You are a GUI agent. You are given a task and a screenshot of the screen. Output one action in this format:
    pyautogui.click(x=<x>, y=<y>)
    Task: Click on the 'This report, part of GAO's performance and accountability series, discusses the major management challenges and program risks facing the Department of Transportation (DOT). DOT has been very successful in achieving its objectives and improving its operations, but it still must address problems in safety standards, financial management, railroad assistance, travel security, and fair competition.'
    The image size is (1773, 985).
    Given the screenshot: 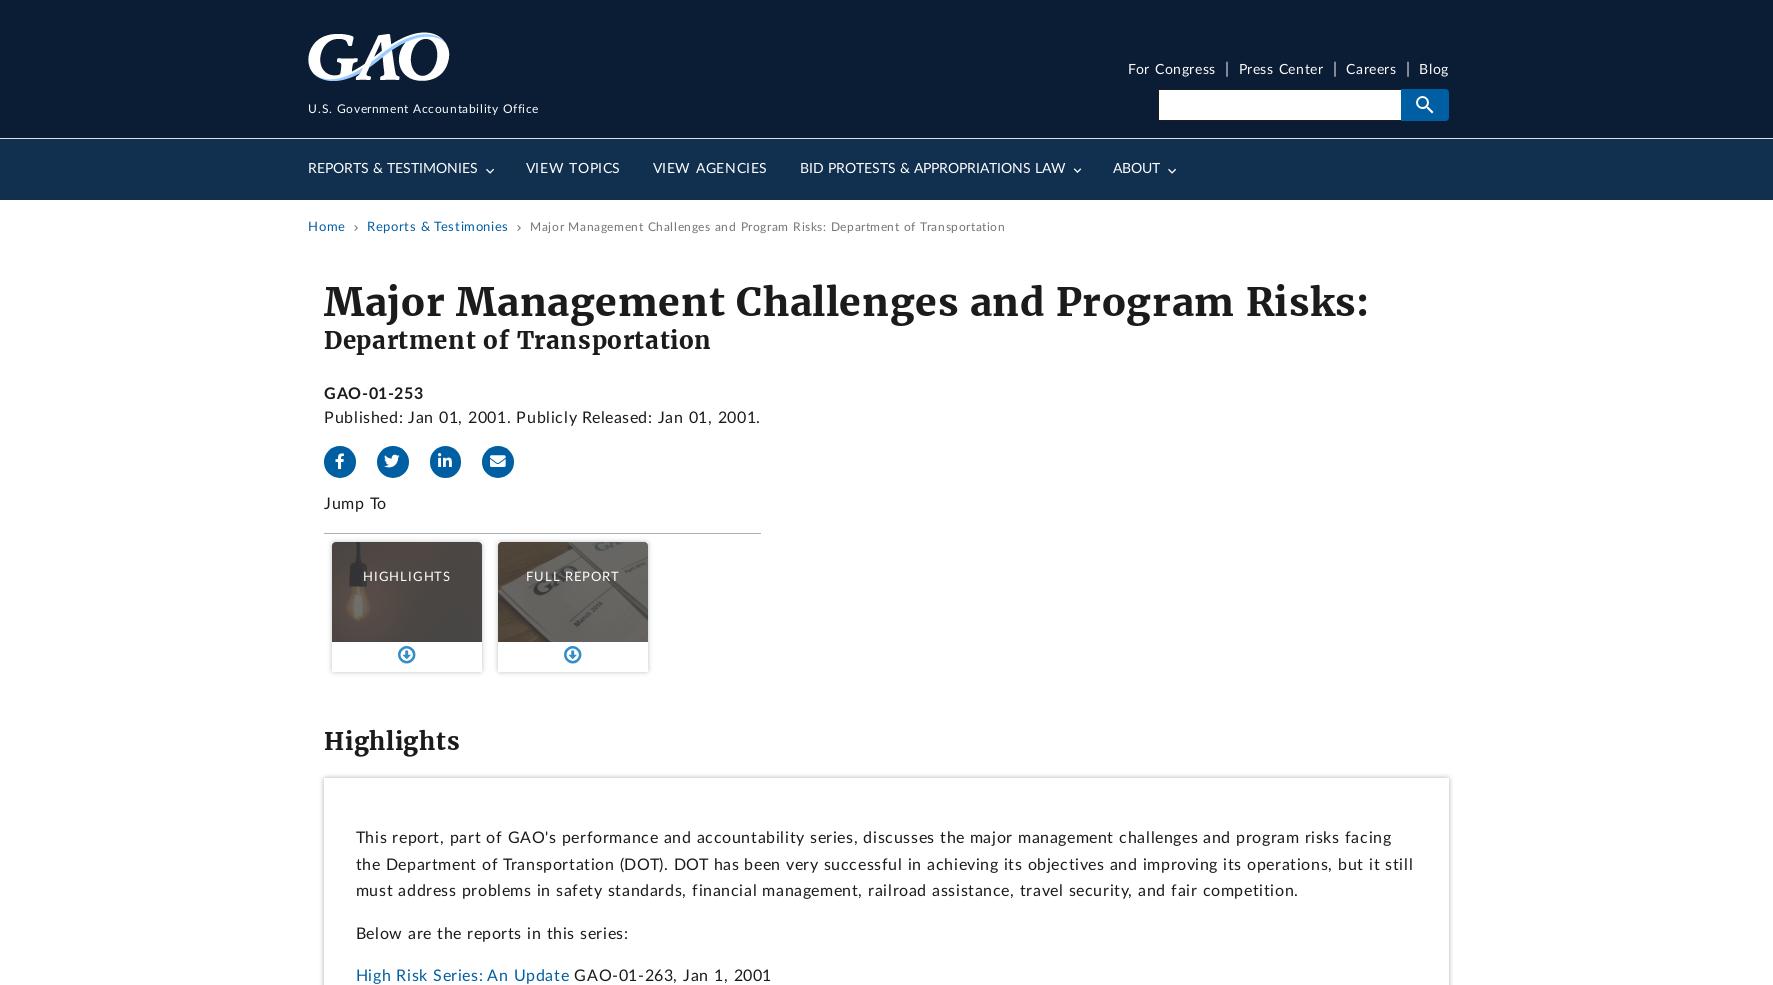 What is the action you would take?
    pyautogui.click(x=354, y=863)
    